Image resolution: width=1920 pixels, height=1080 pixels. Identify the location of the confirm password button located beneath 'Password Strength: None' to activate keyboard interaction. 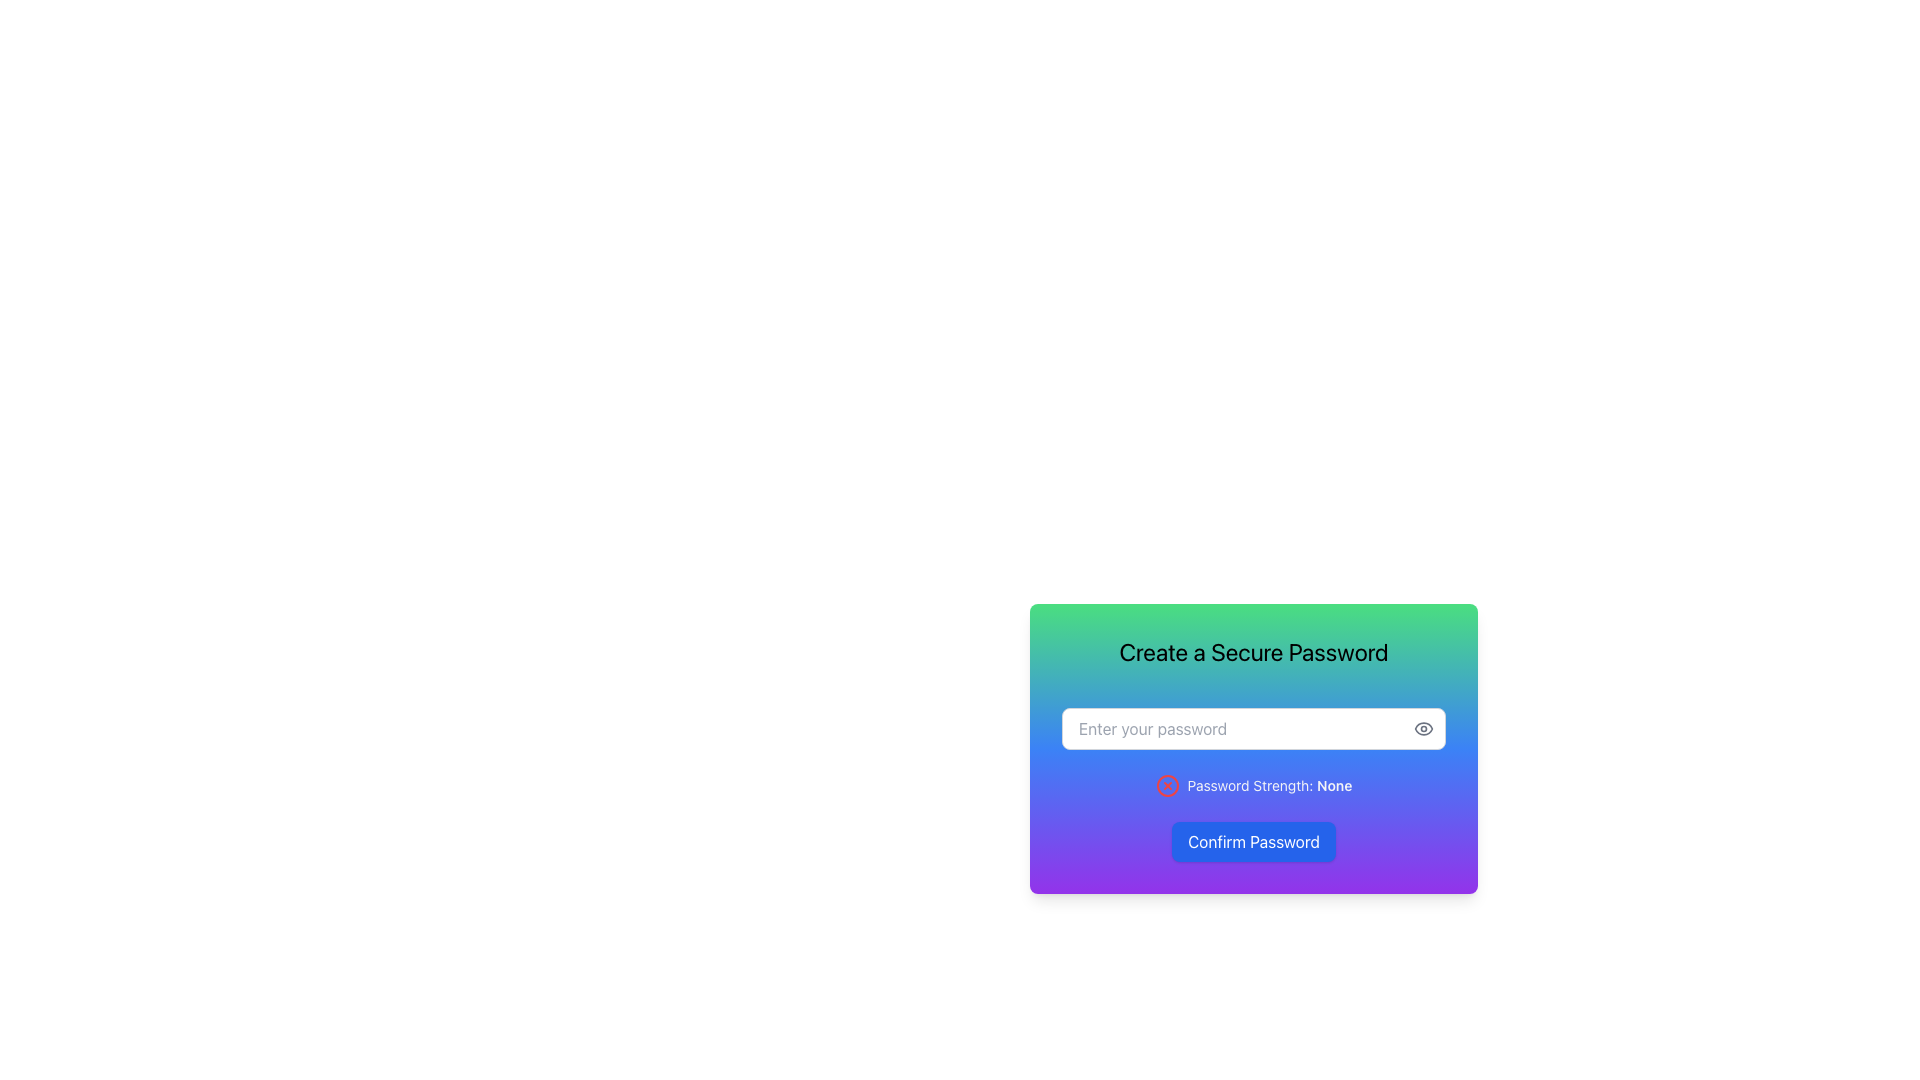
(1252, 841).